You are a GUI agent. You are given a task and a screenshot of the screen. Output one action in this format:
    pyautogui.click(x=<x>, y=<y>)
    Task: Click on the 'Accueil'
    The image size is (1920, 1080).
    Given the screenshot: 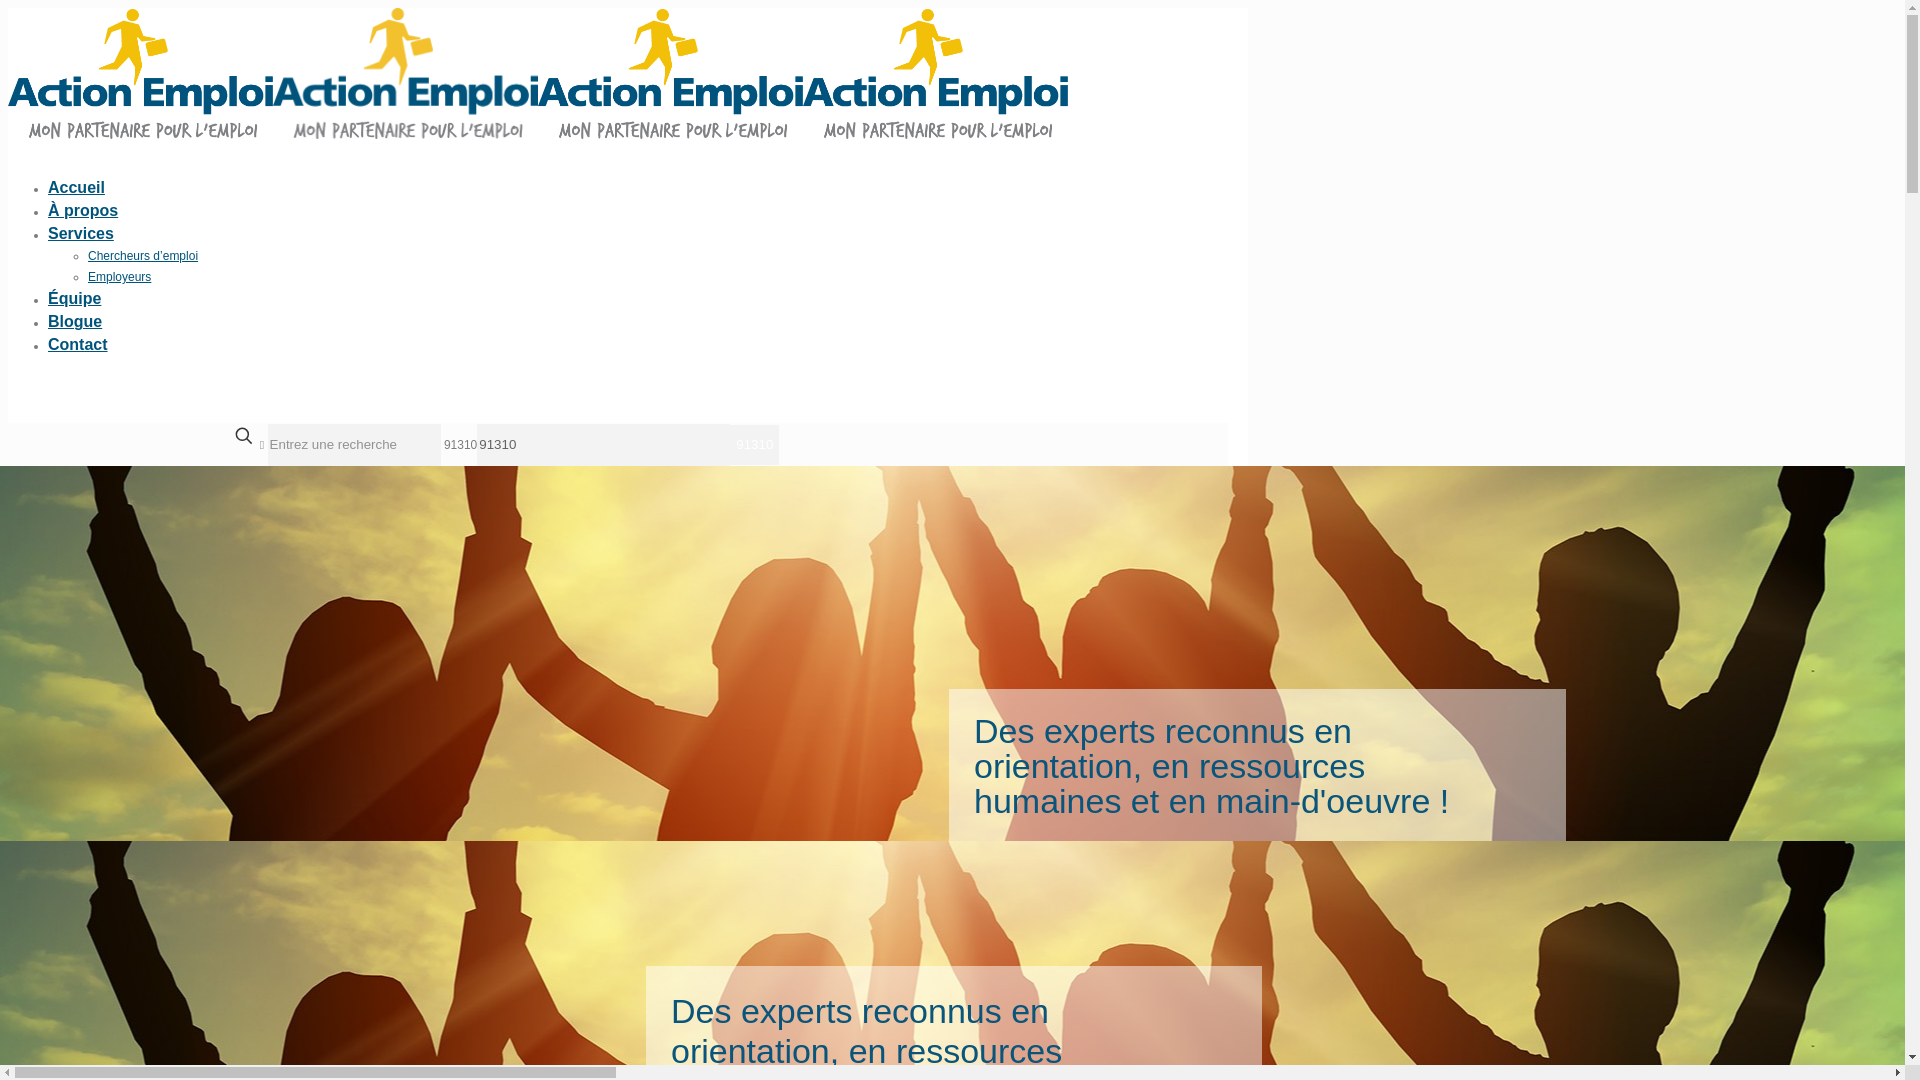 What is the action you would take?
    pyautogui.click(x=48, y=187)
    